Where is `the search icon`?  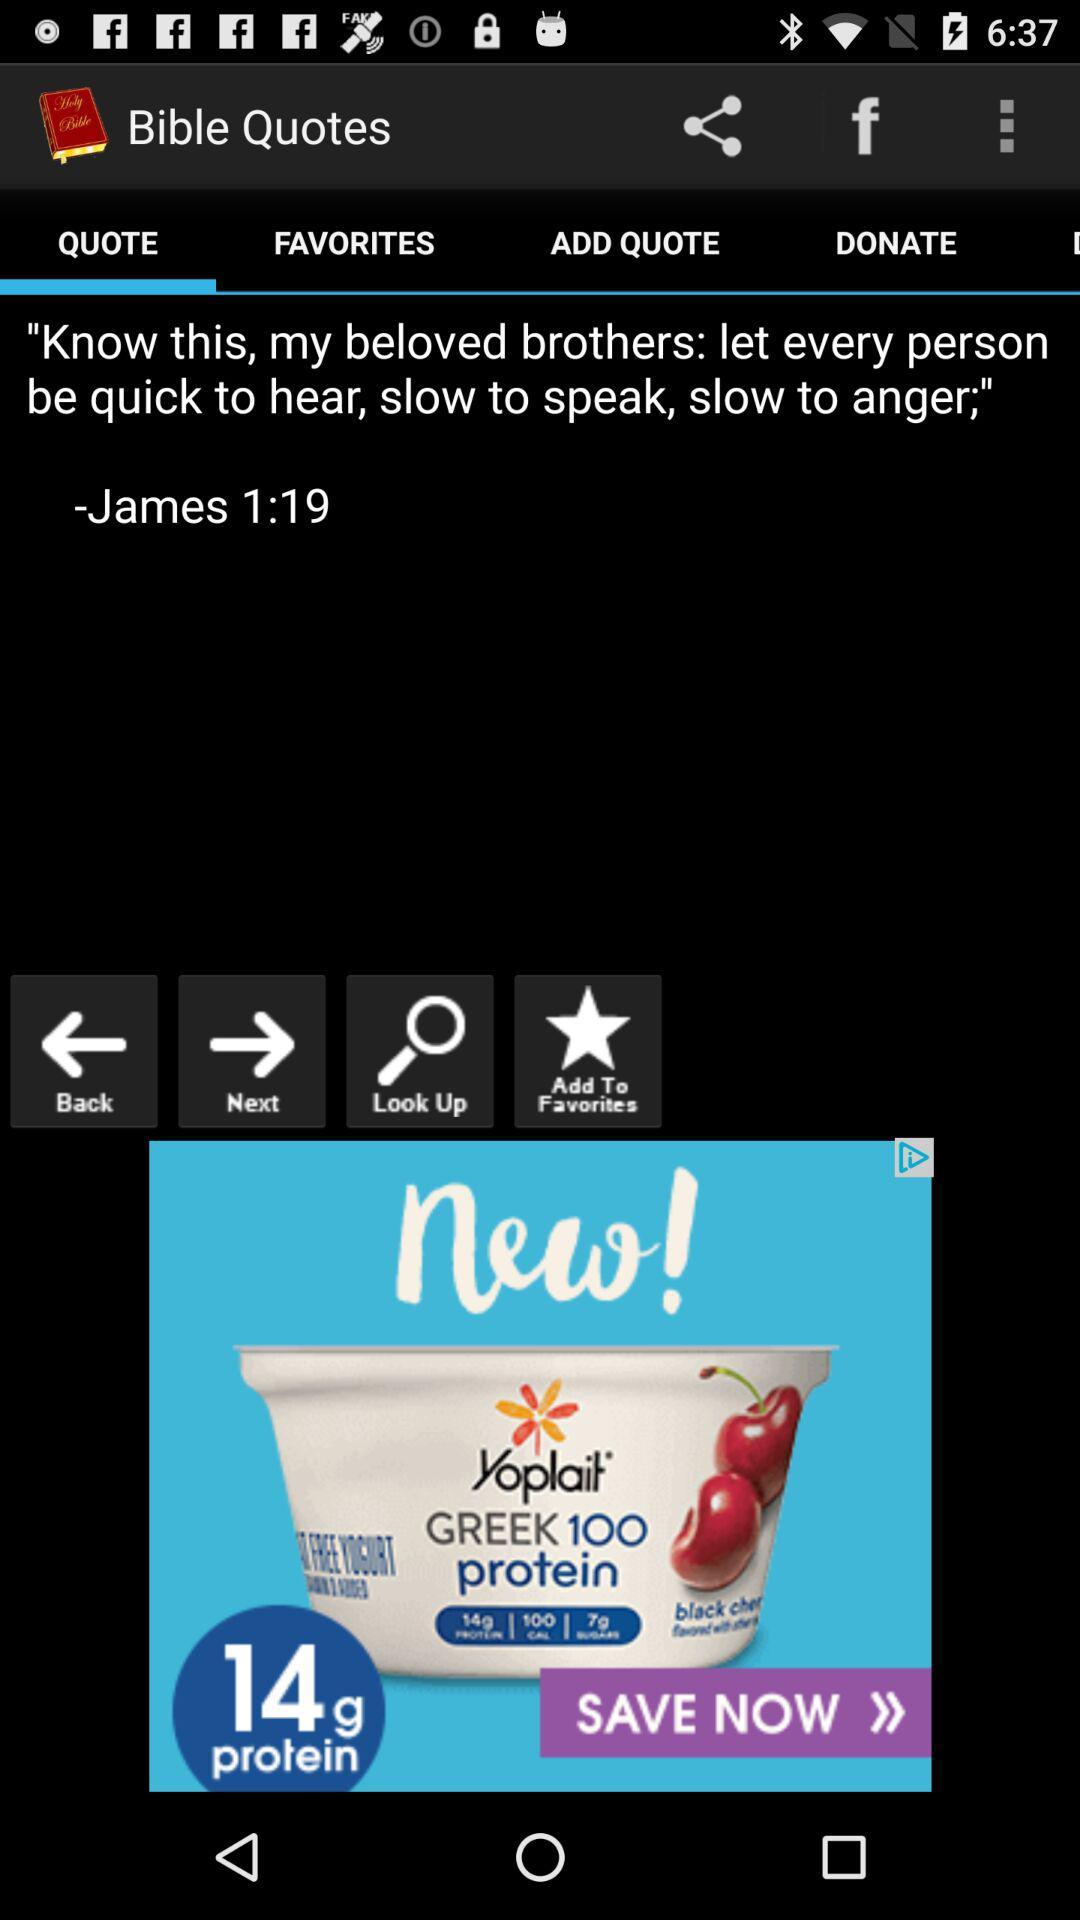
the search icon is located at coordinates (419, 1124).